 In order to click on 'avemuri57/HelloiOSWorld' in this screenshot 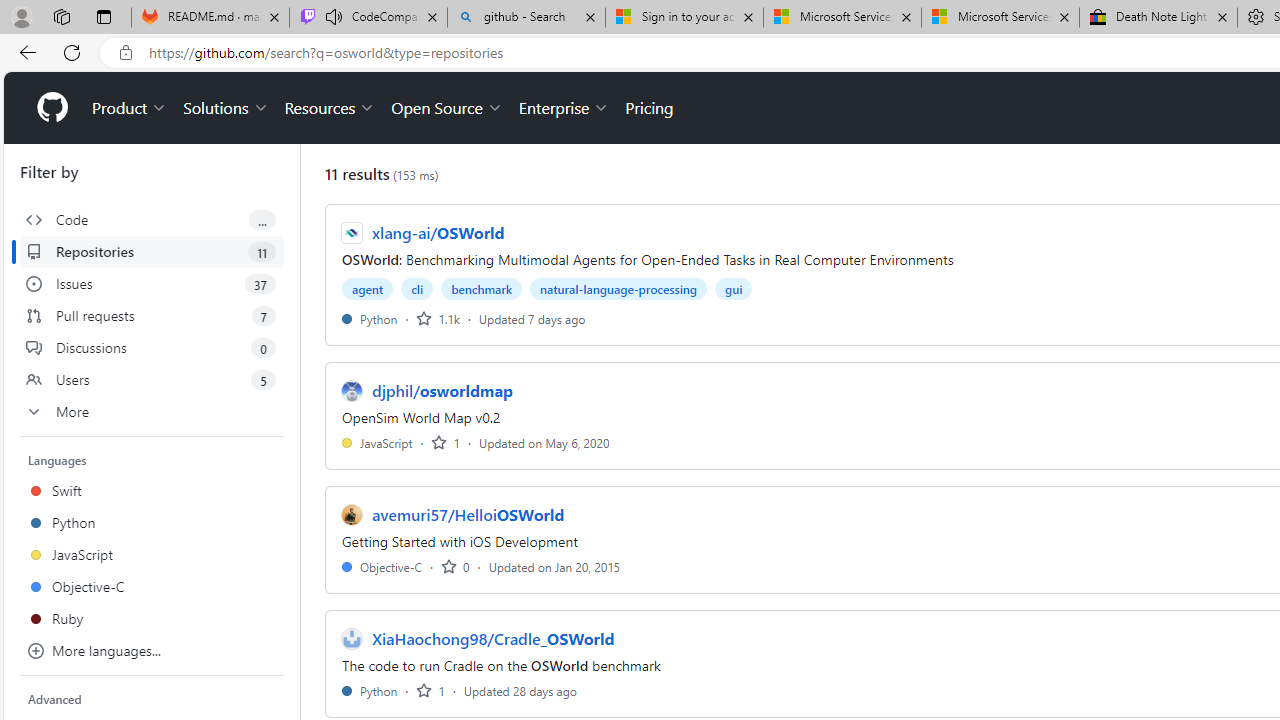, I will do `click(467, 514)`.